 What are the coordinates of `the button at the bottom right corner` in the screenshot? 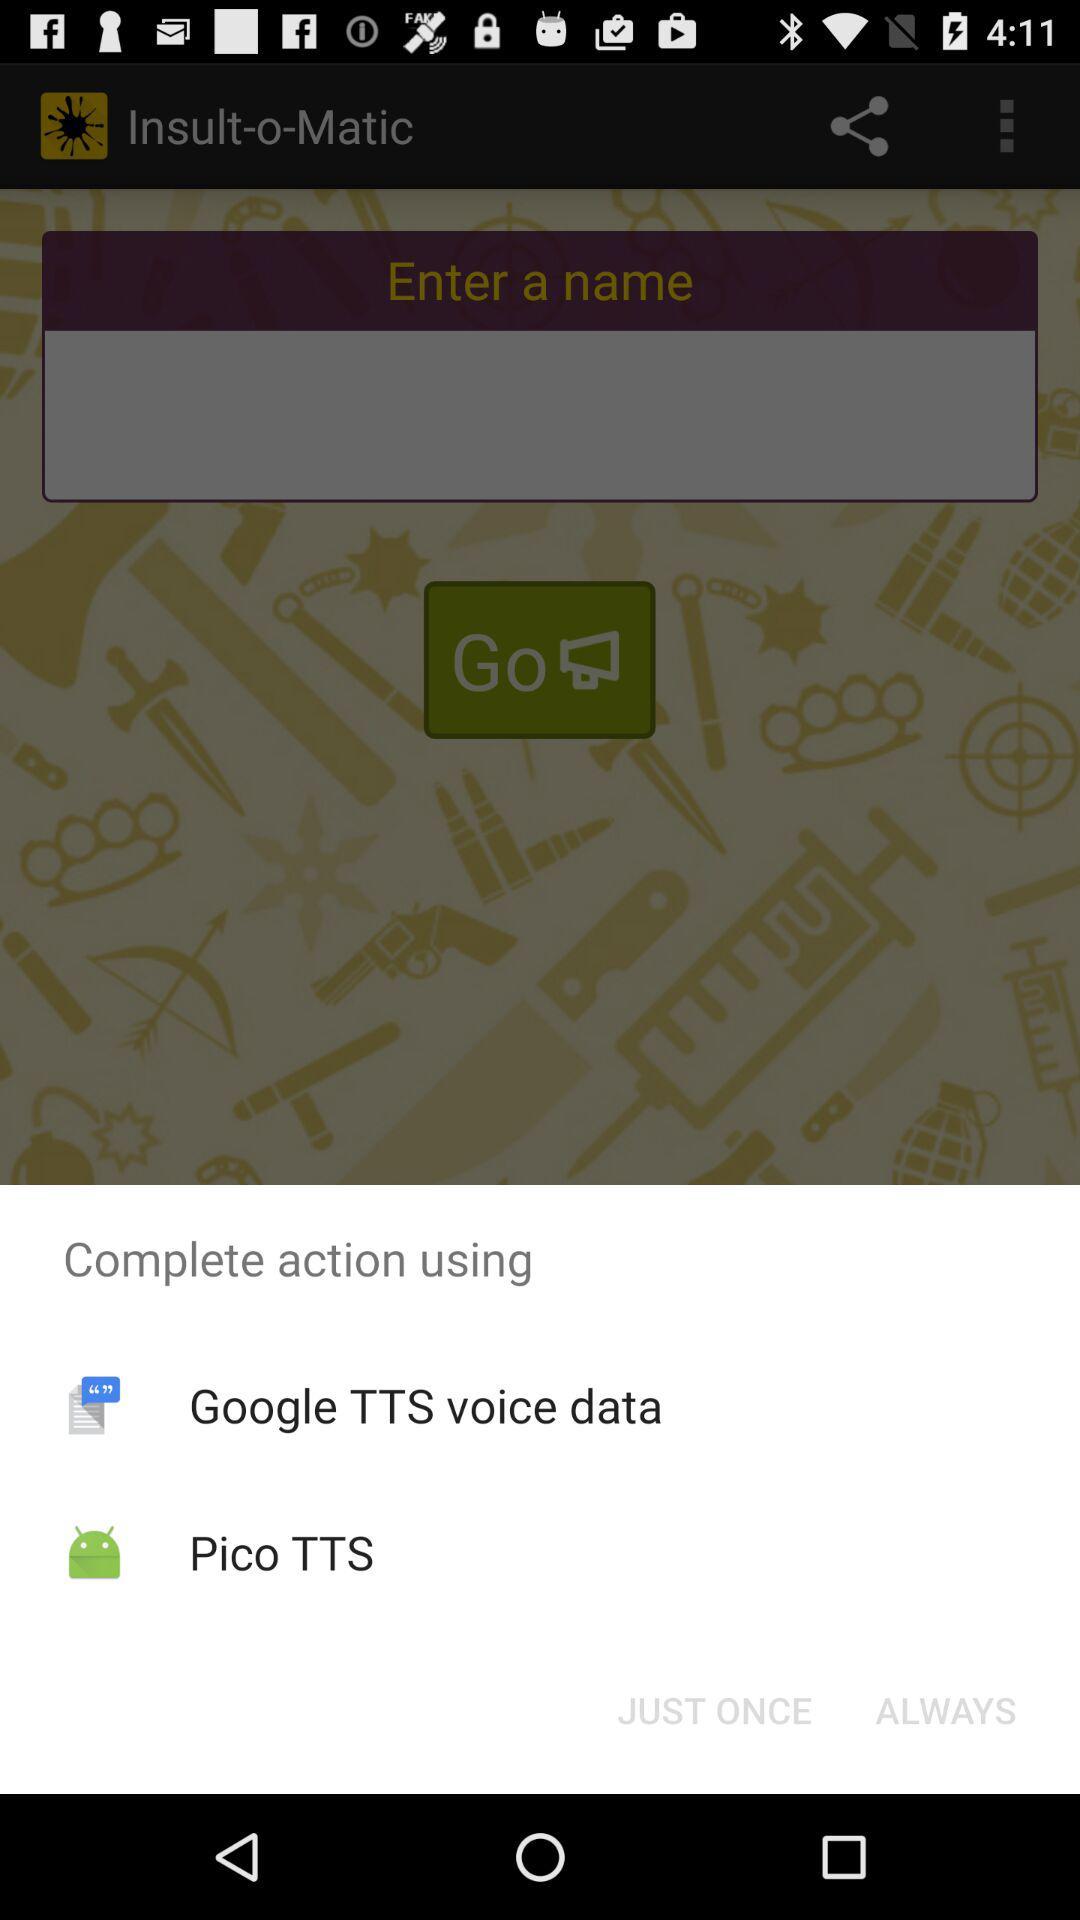 It's located at (945, 1708).